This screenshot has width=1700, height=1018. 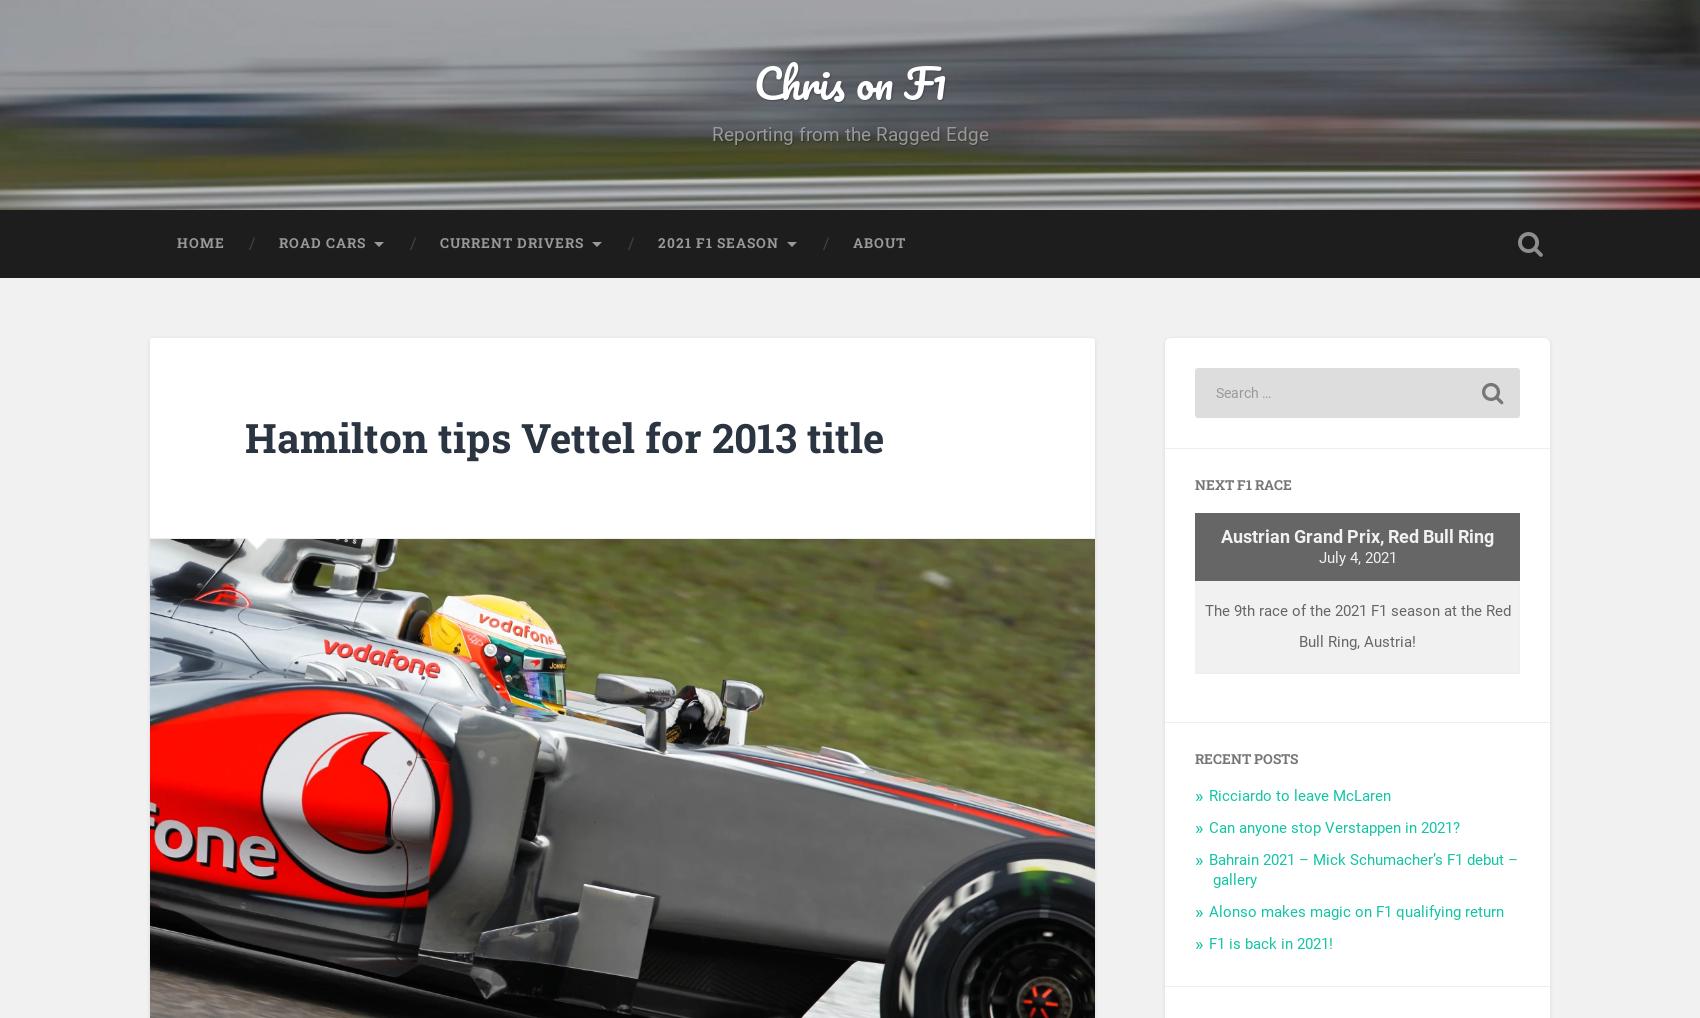 What do you see at coordinates (243, 447) in the screenshot?
I see `'Hamilton tips Vettel for 2013 title'` at bounding box center [243, 447].